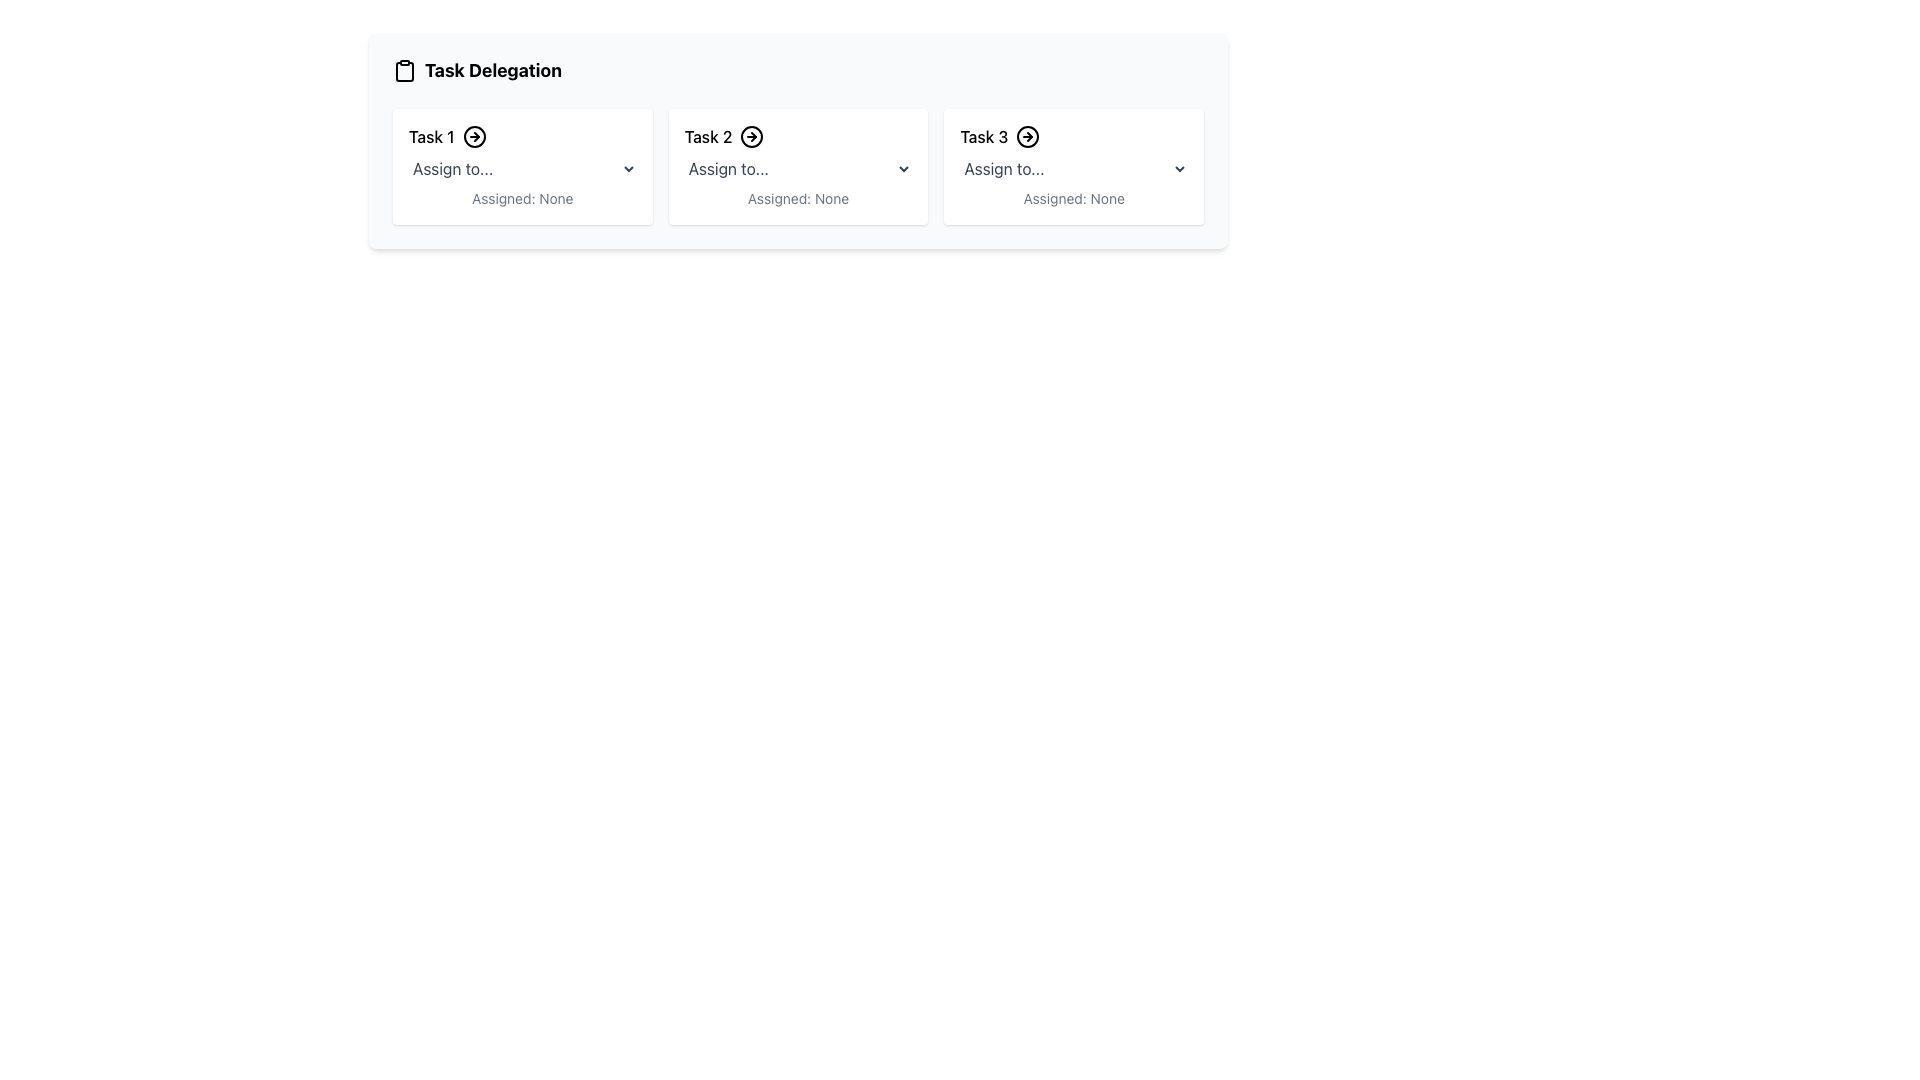 This screenshot has height=1080, width=1920. What do you see at coordinates (403, 71) in the screenshot?
I see `the clipboard icon component that signifies task management, located to the left of the text 'Task Delegation'` at bounding box center [403, 71].